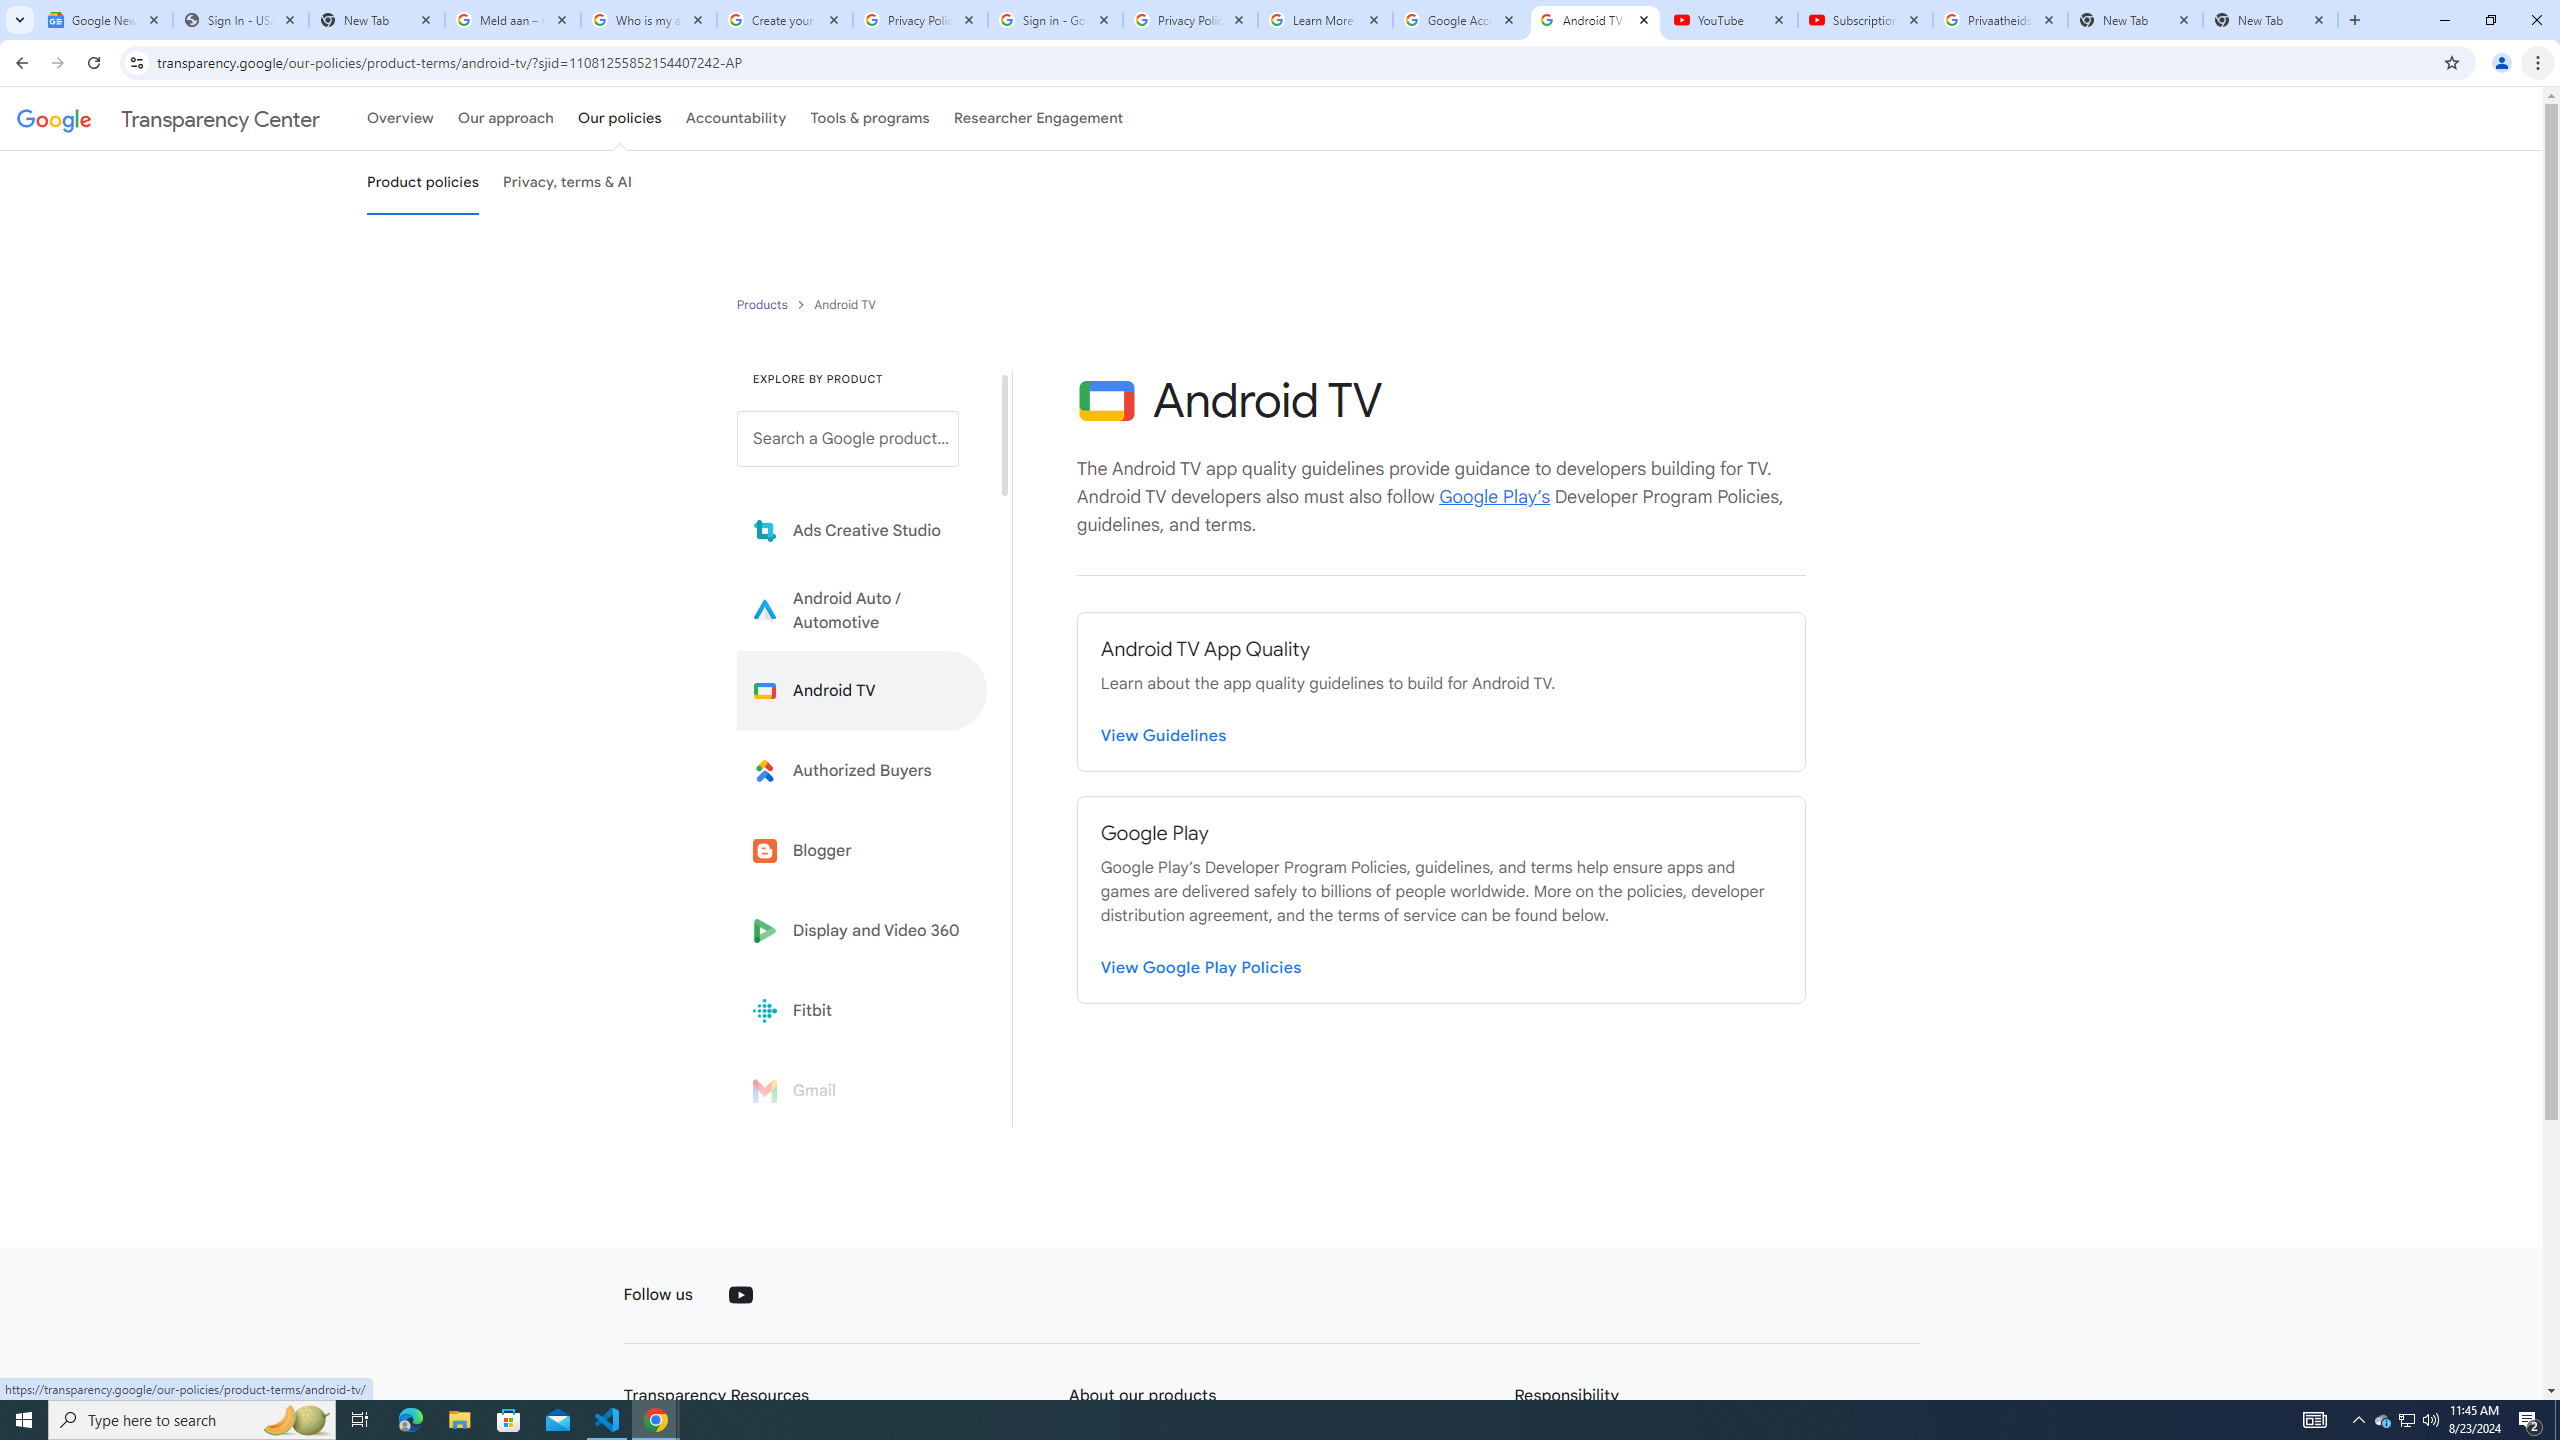 The height and width of the screenshot is (1440, 2560). What do you see at coordinates (861, 610) in the screenshot?
I see `'Learn more about Android Auto'` at bounding box center [861, 610].